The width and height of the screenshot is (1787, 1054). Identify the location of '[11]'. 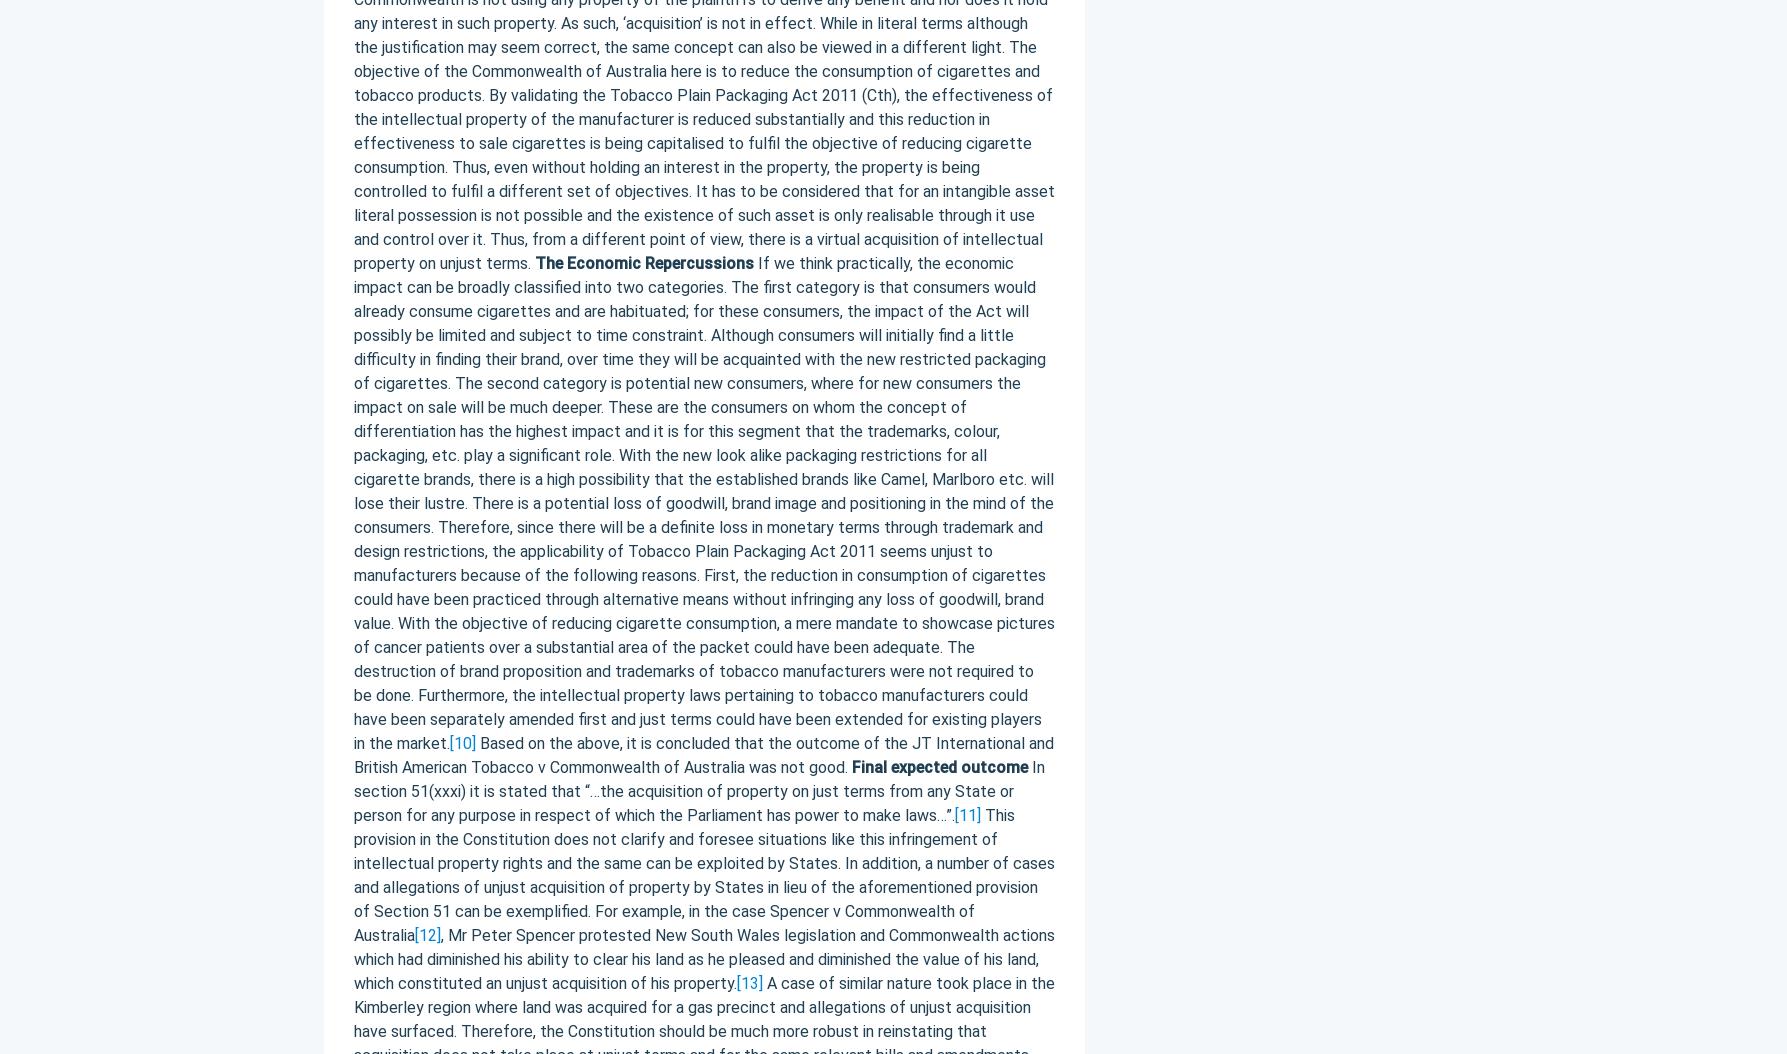
(965, 813).